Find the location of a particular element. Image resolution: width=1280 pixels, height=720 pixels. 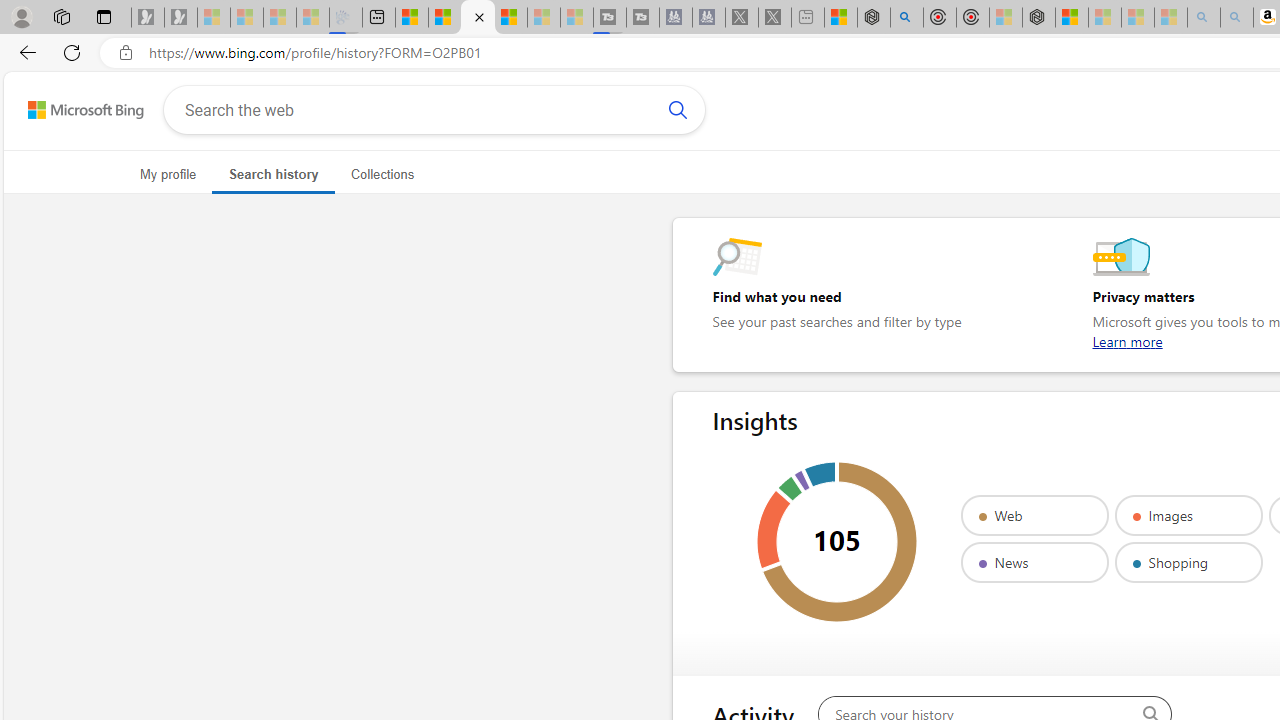

'Search - Search History' is located at coordinates (477, 17).